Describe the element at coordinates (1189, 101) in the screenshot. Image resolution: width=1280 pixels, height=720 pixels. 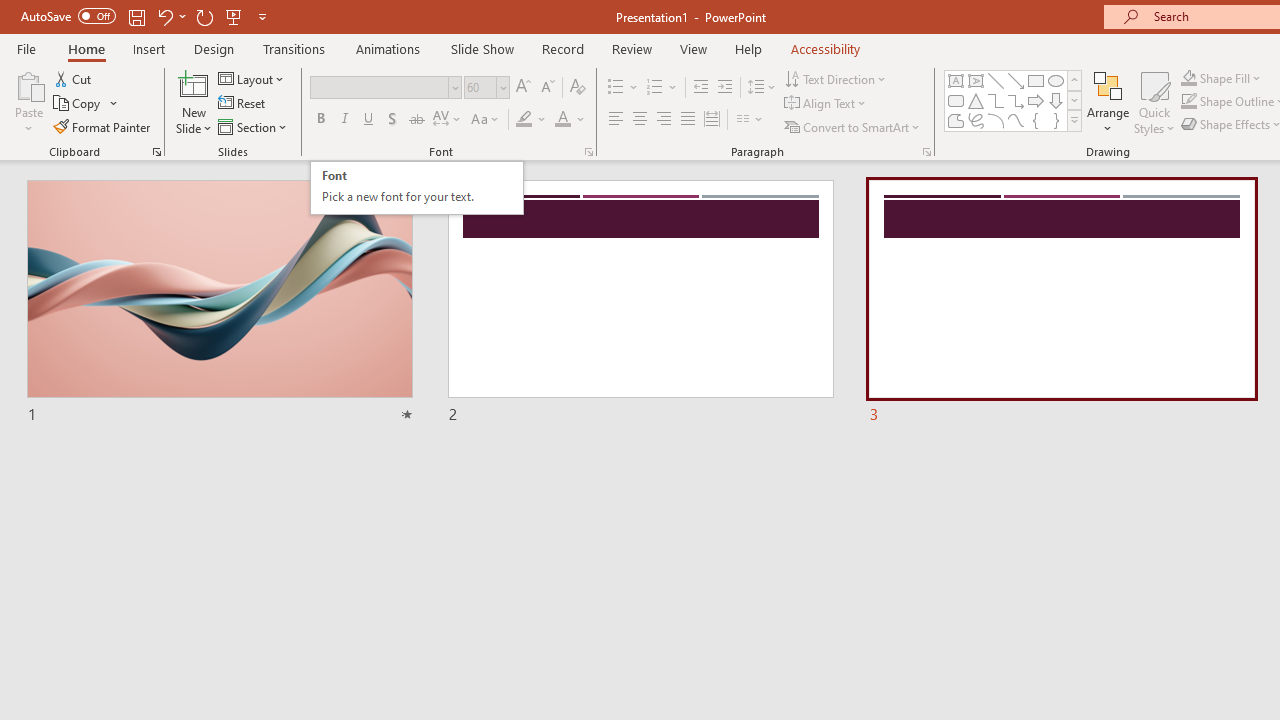
I see `'Shape Outline Blue, Accent 1'` at that location.